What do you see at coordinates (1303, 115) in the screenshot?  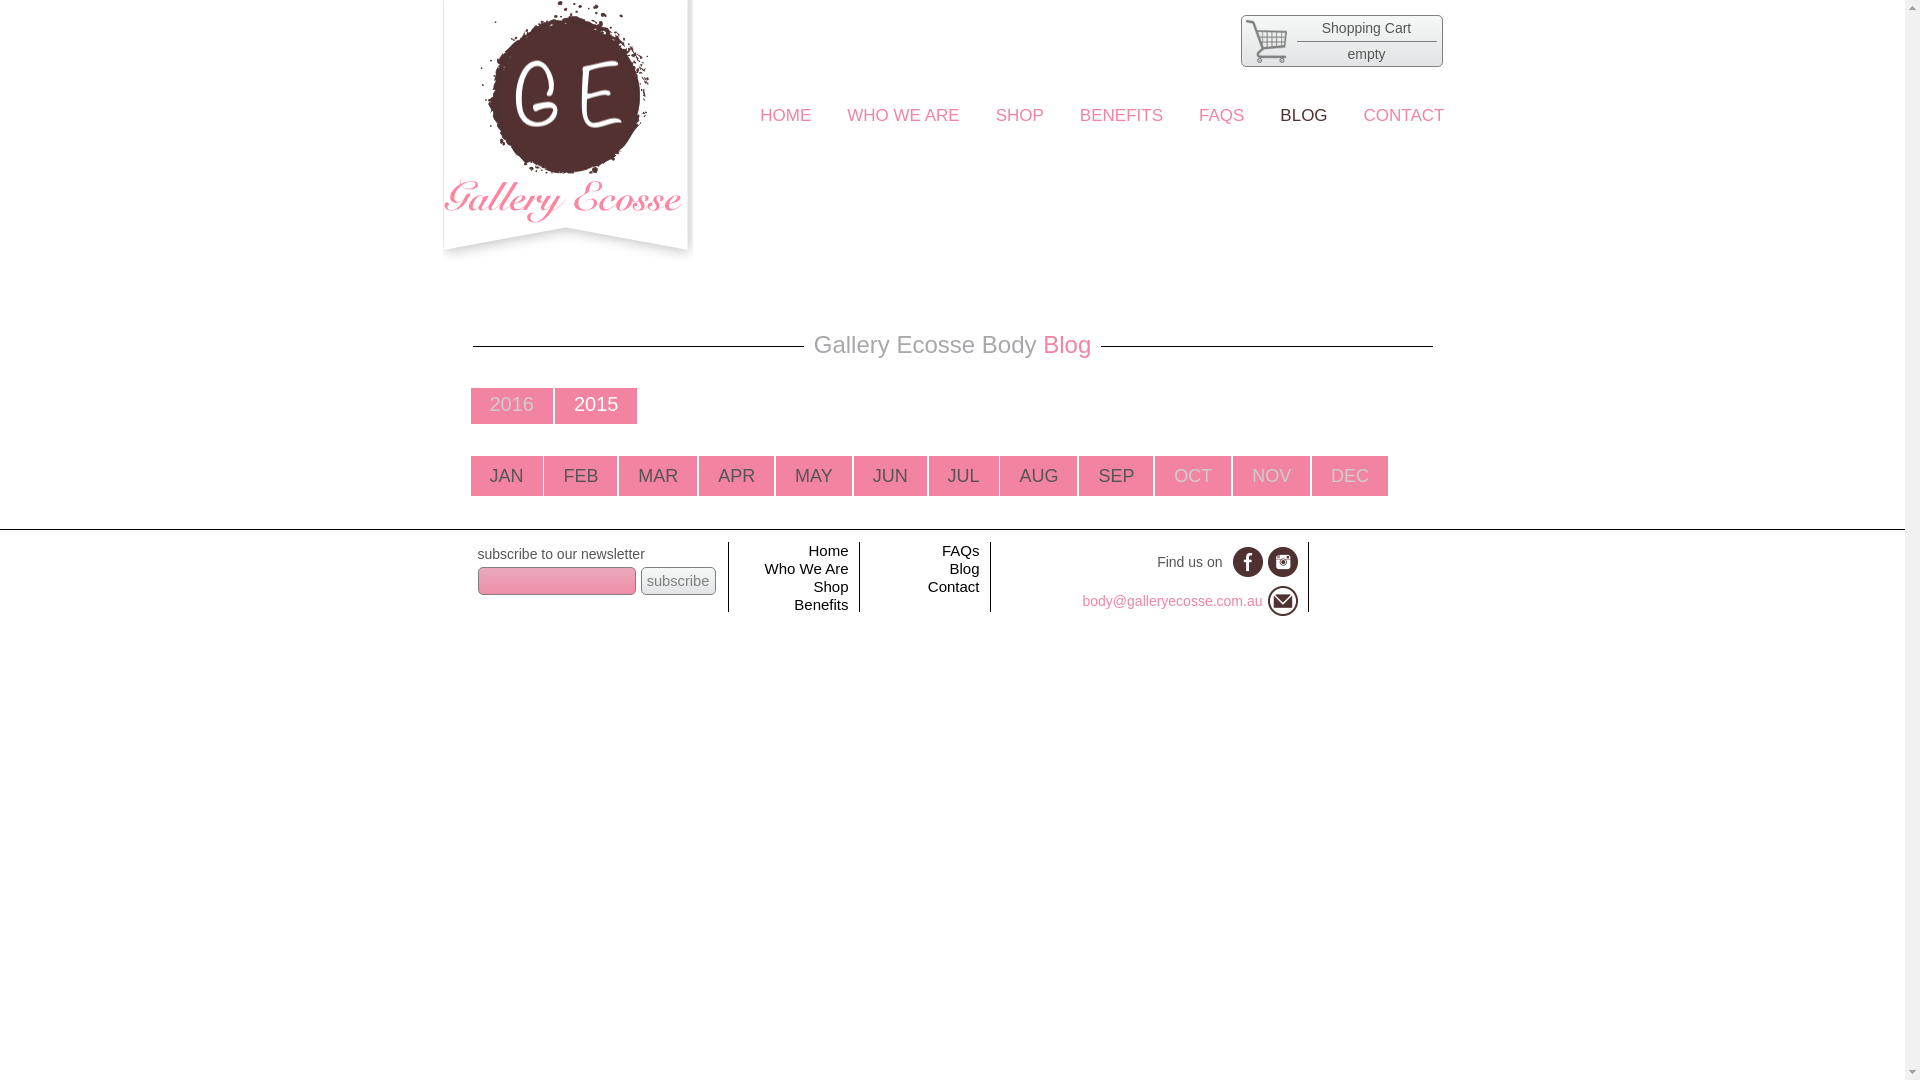 I see `'BLOG'` at bounding box center [1303, 115].